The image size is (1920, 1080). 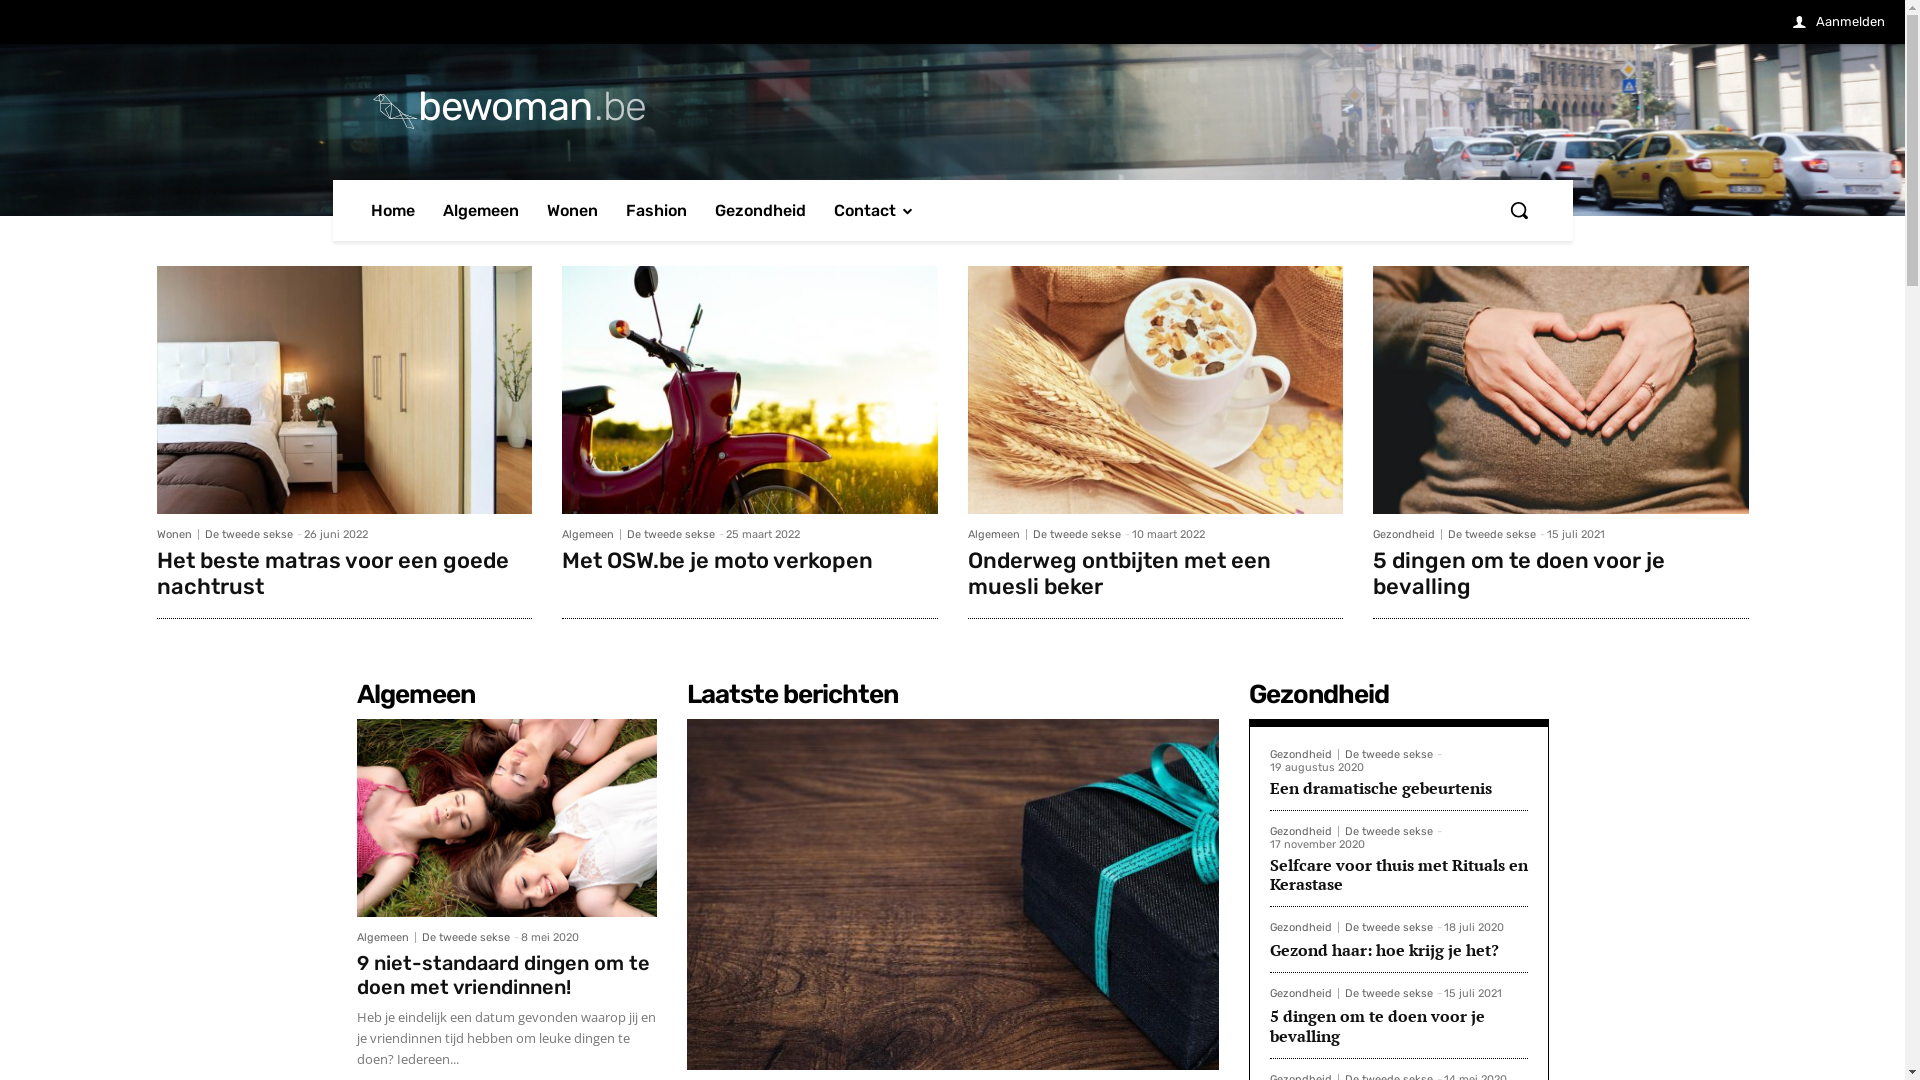 What do you see at coordinates (1793, 22) in the screenshot?
I see `'Aanmelden'` at bounding box center [1793, 22].